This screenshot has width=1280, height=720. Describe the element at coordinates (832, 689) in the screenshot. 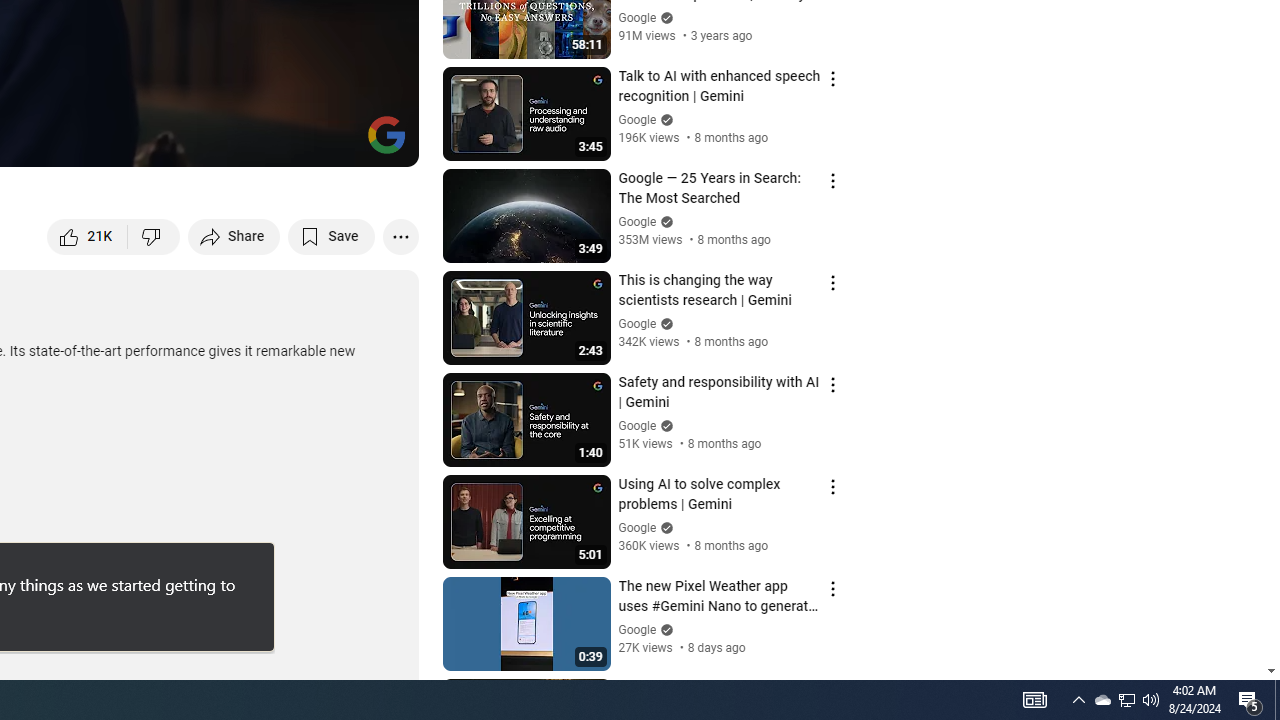

I see `'Action menu'` at that location.